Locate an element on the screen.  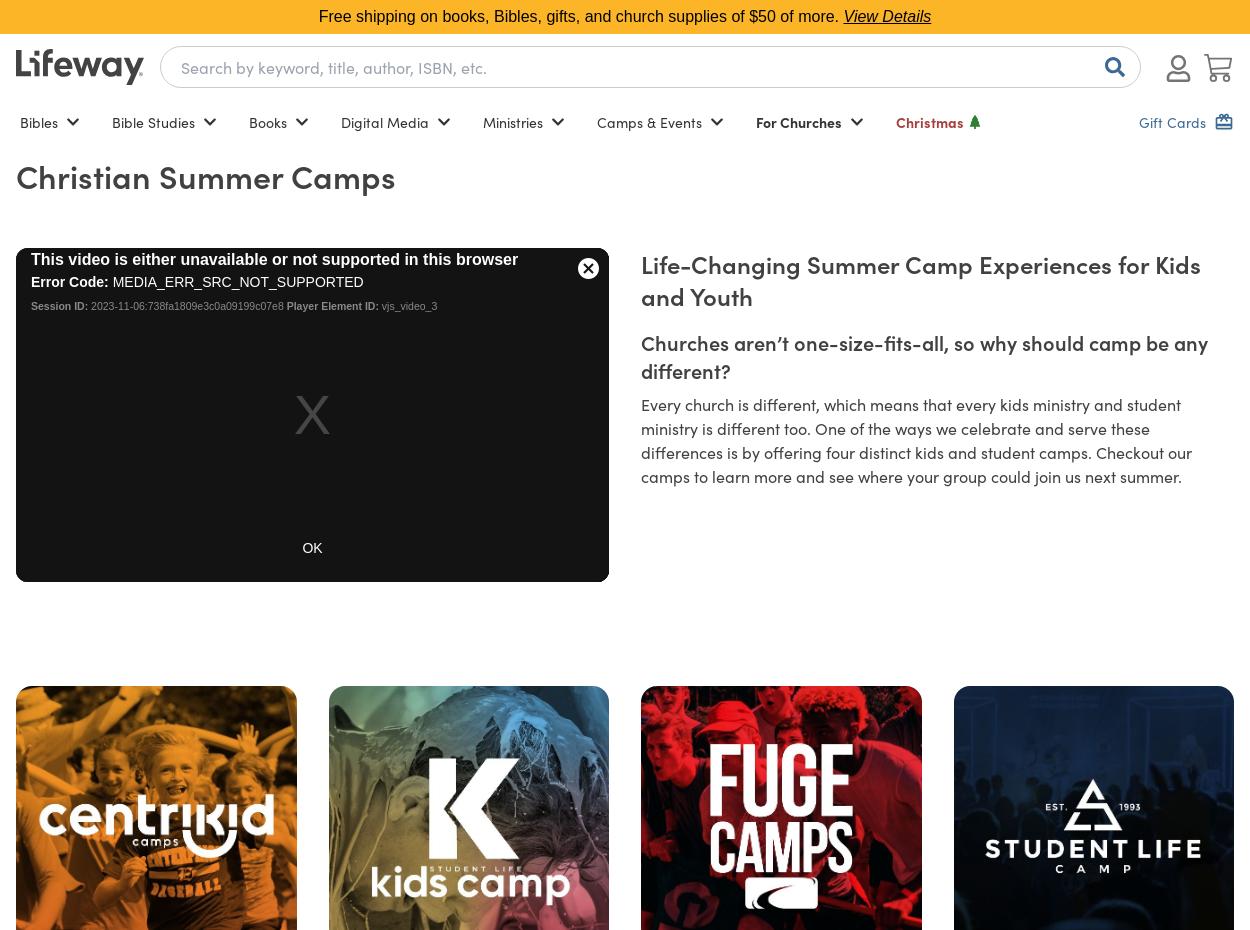
'Session ID:' is located at coordinates (59, 305).